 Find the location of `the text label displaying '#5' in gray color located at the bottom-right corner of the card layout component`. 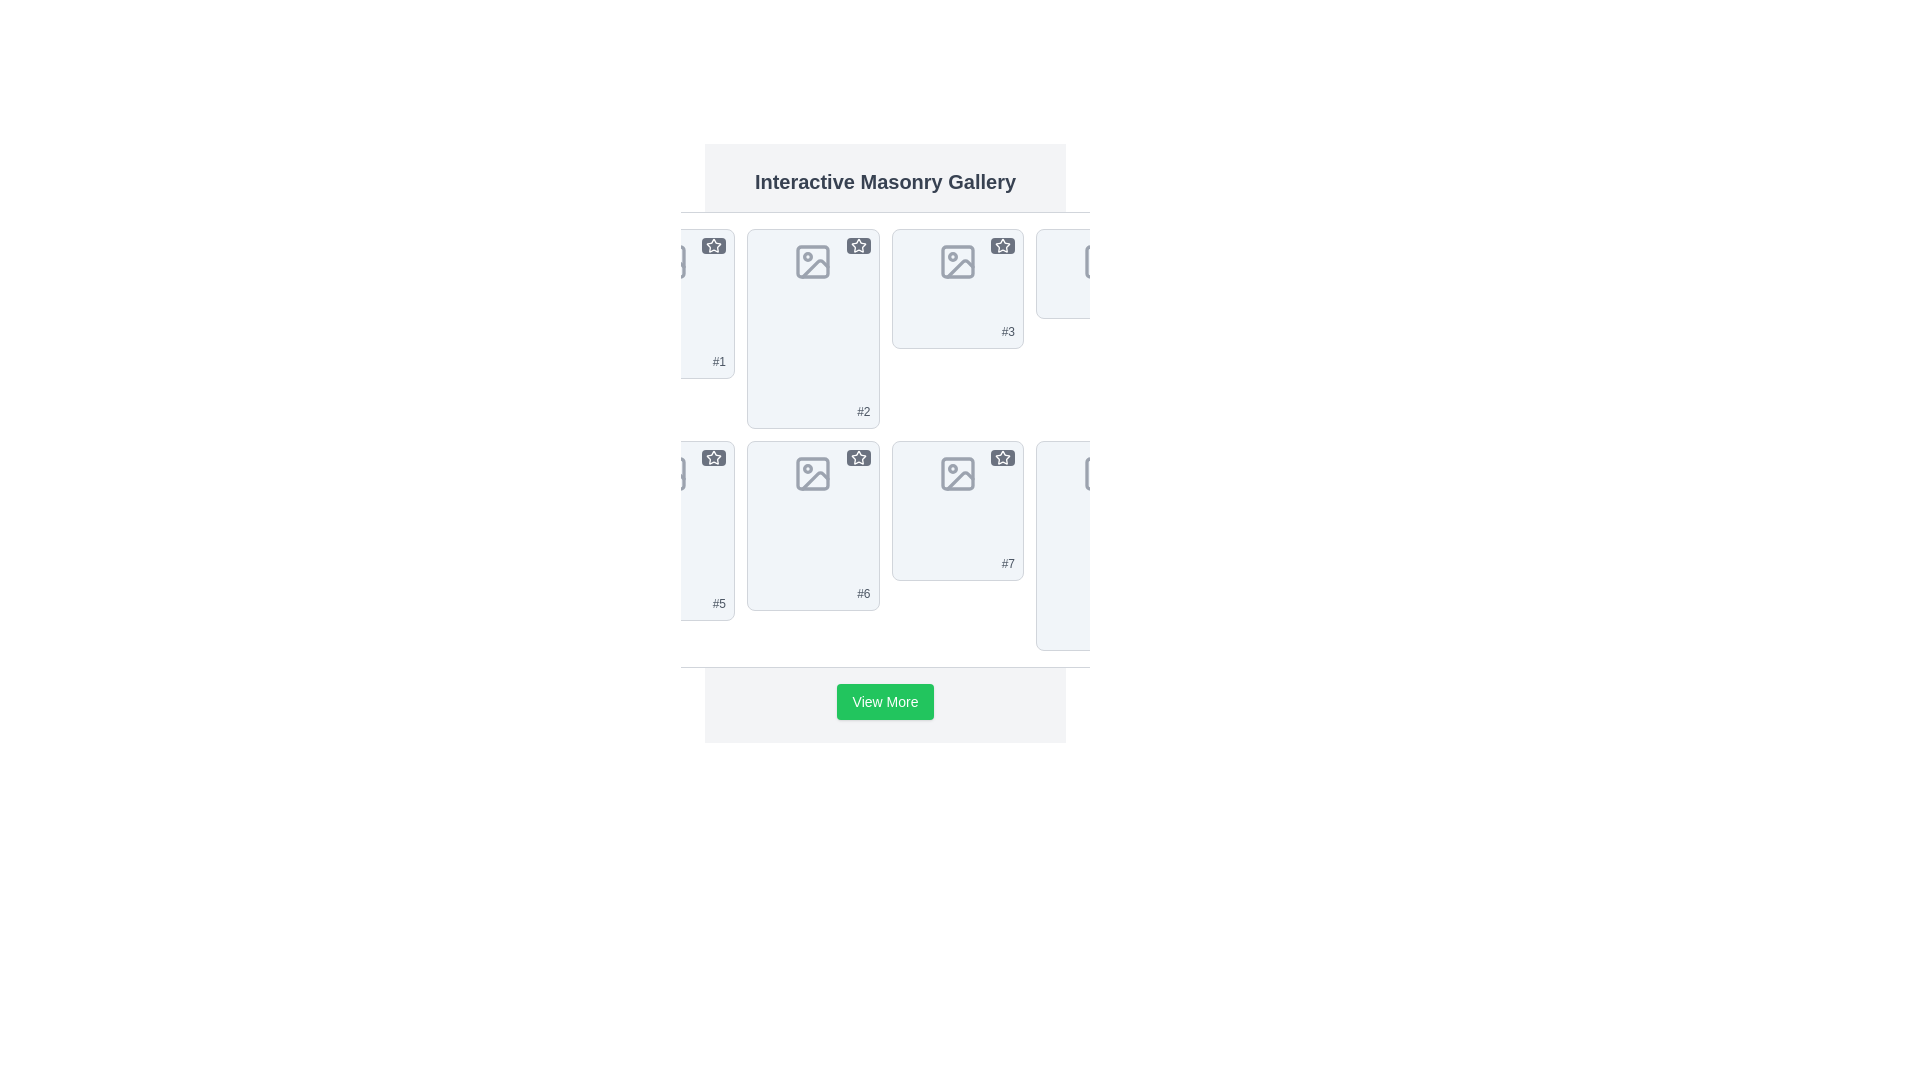

the text label displaying '#5' in gray color located at the bottom-right corner of the card layout component is located at coordinates (719, 603).